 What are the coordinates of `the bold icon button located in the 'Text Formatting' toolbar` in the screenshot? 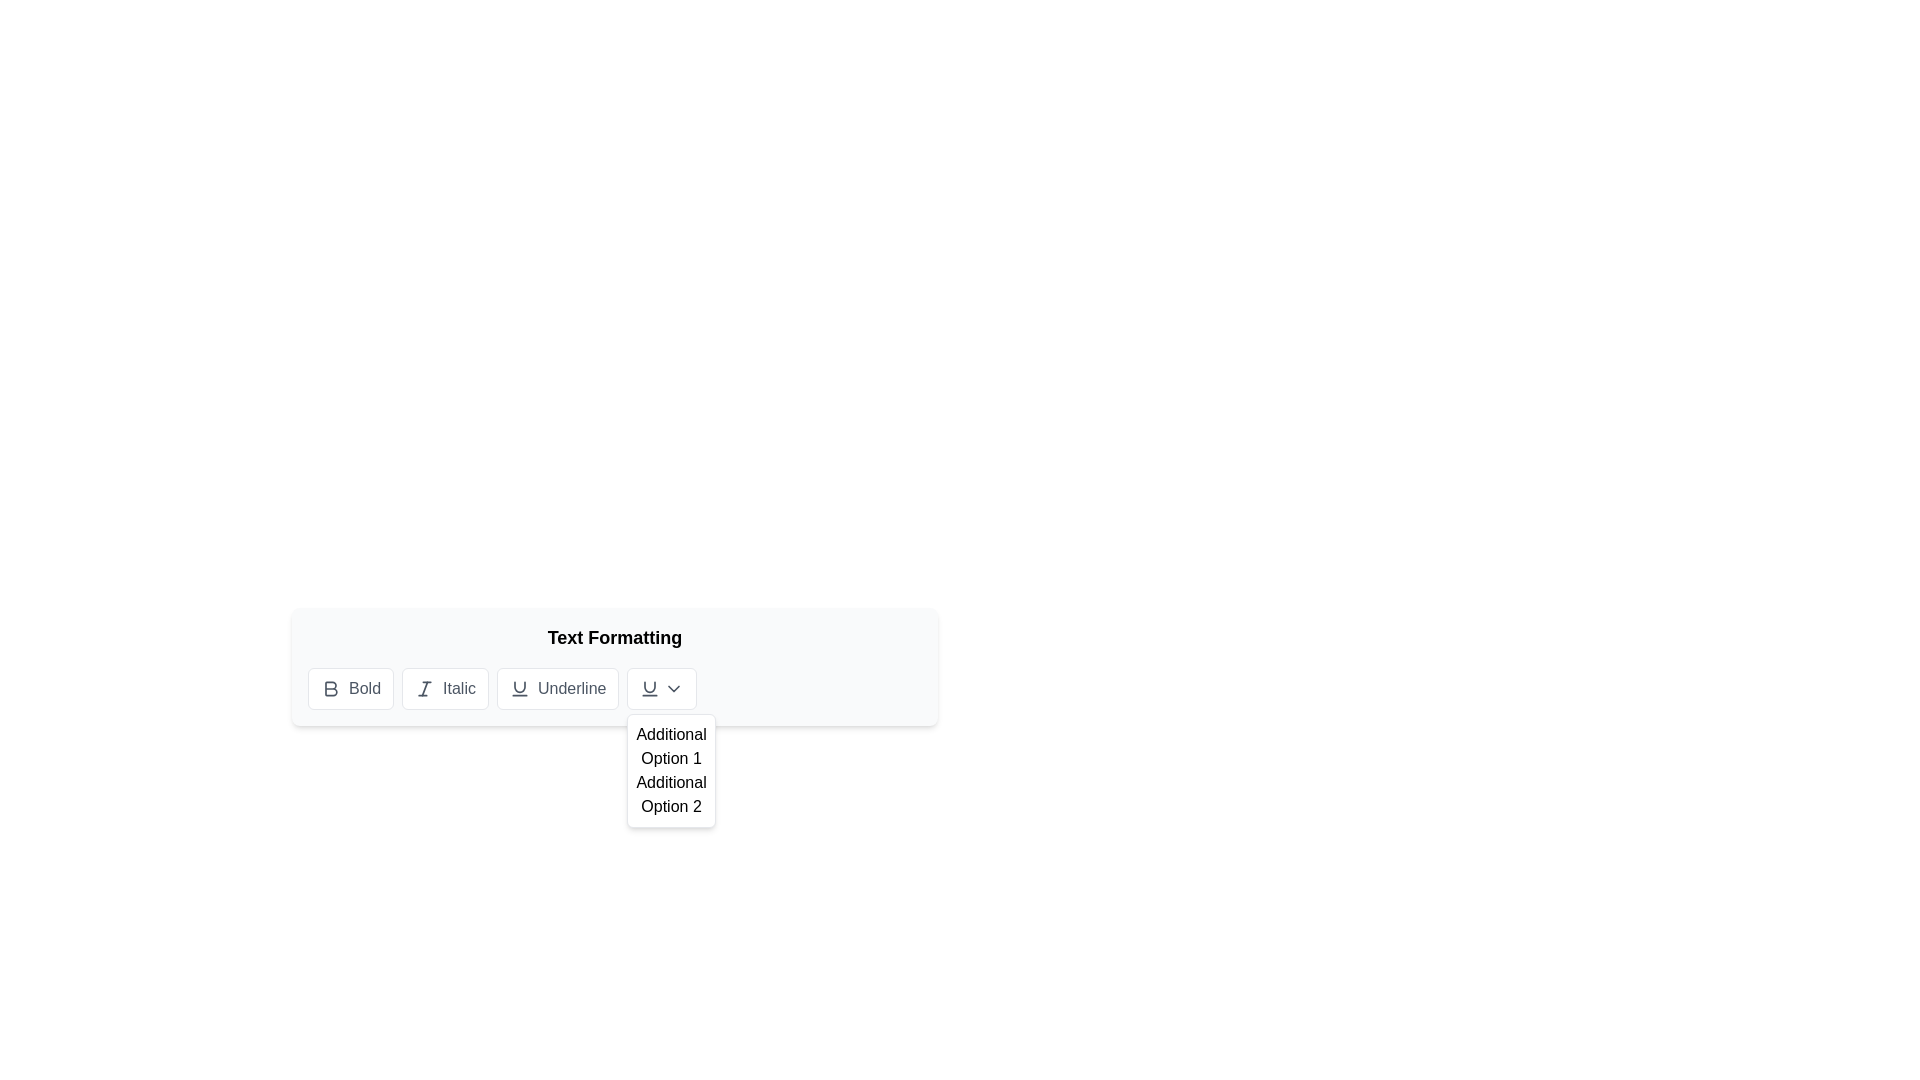 It's located at (331, 688).